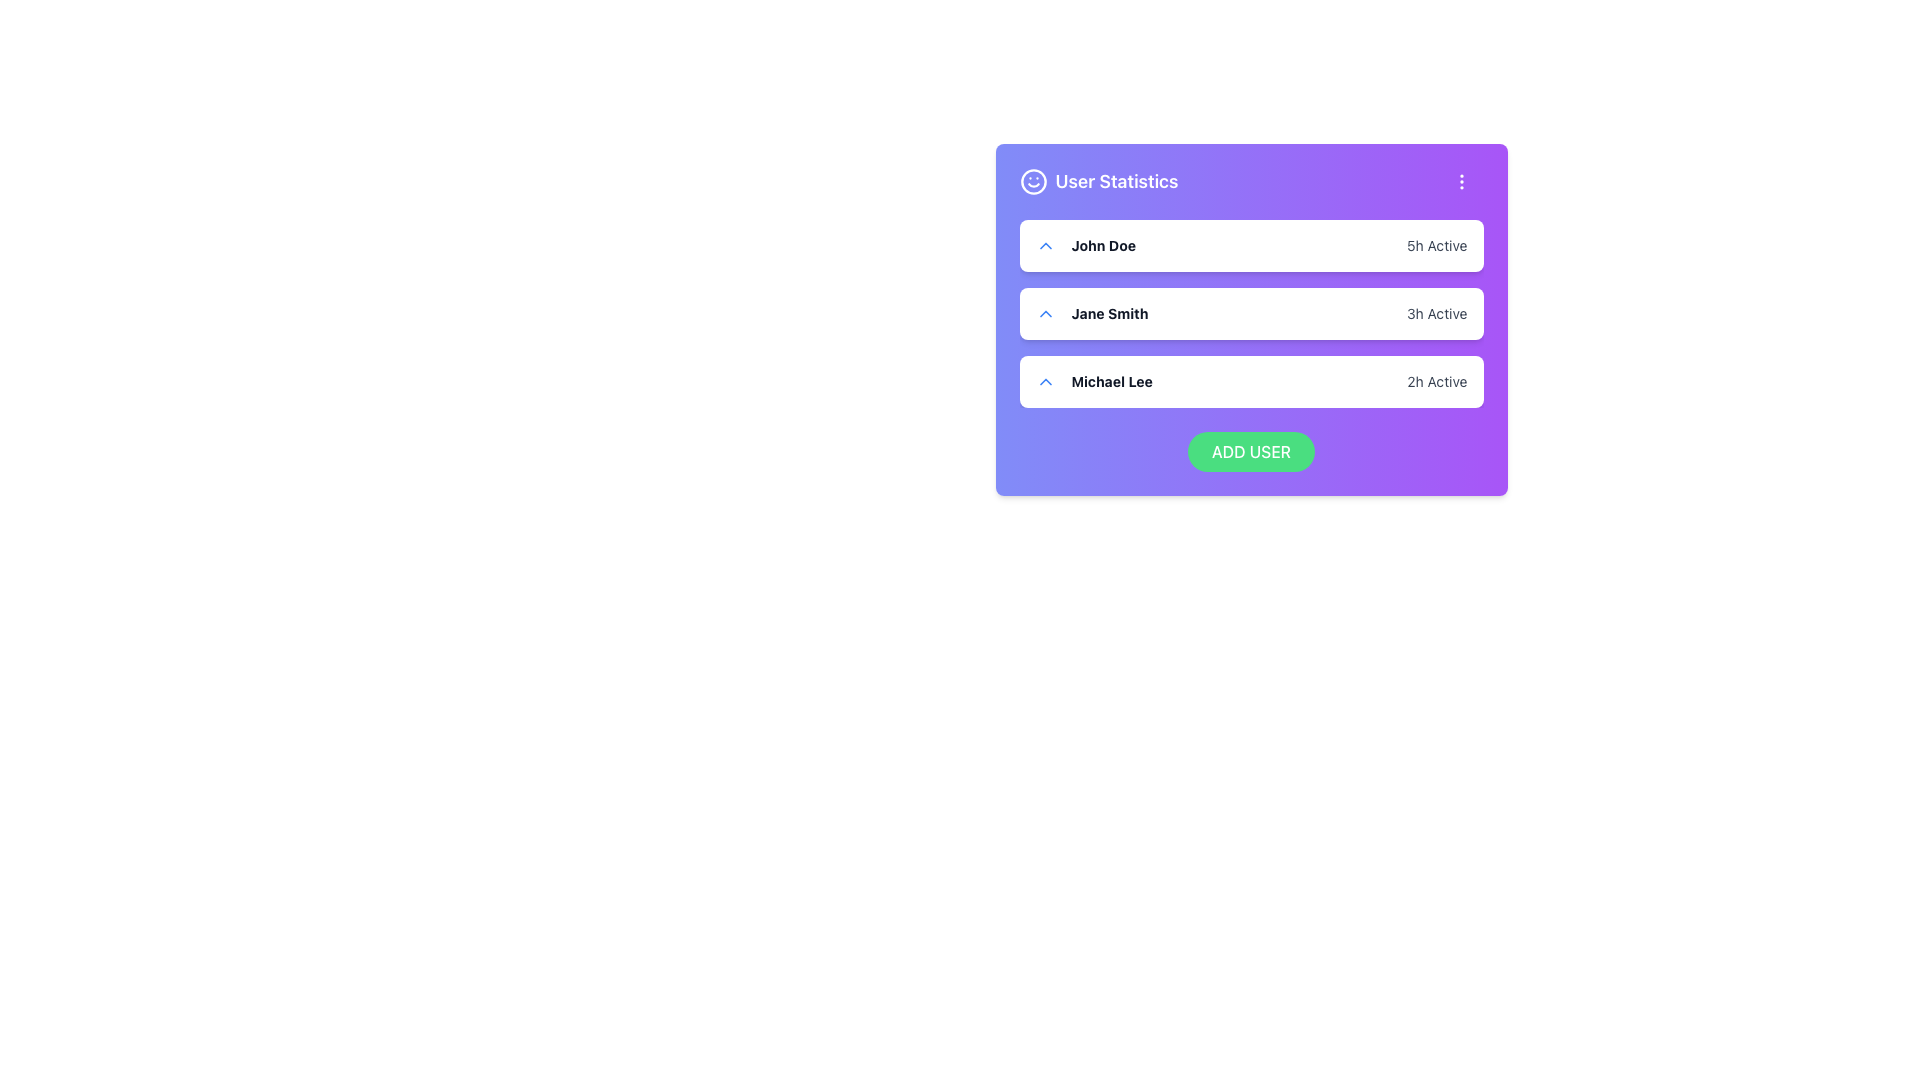 This screenshot has width=1920, height=1080. What do you see at coordinates (1250, 313) in the screenshot?
I see `the Group element containing the text 'Jane Smith 3h Active'` at bounding box center [1250, 313].